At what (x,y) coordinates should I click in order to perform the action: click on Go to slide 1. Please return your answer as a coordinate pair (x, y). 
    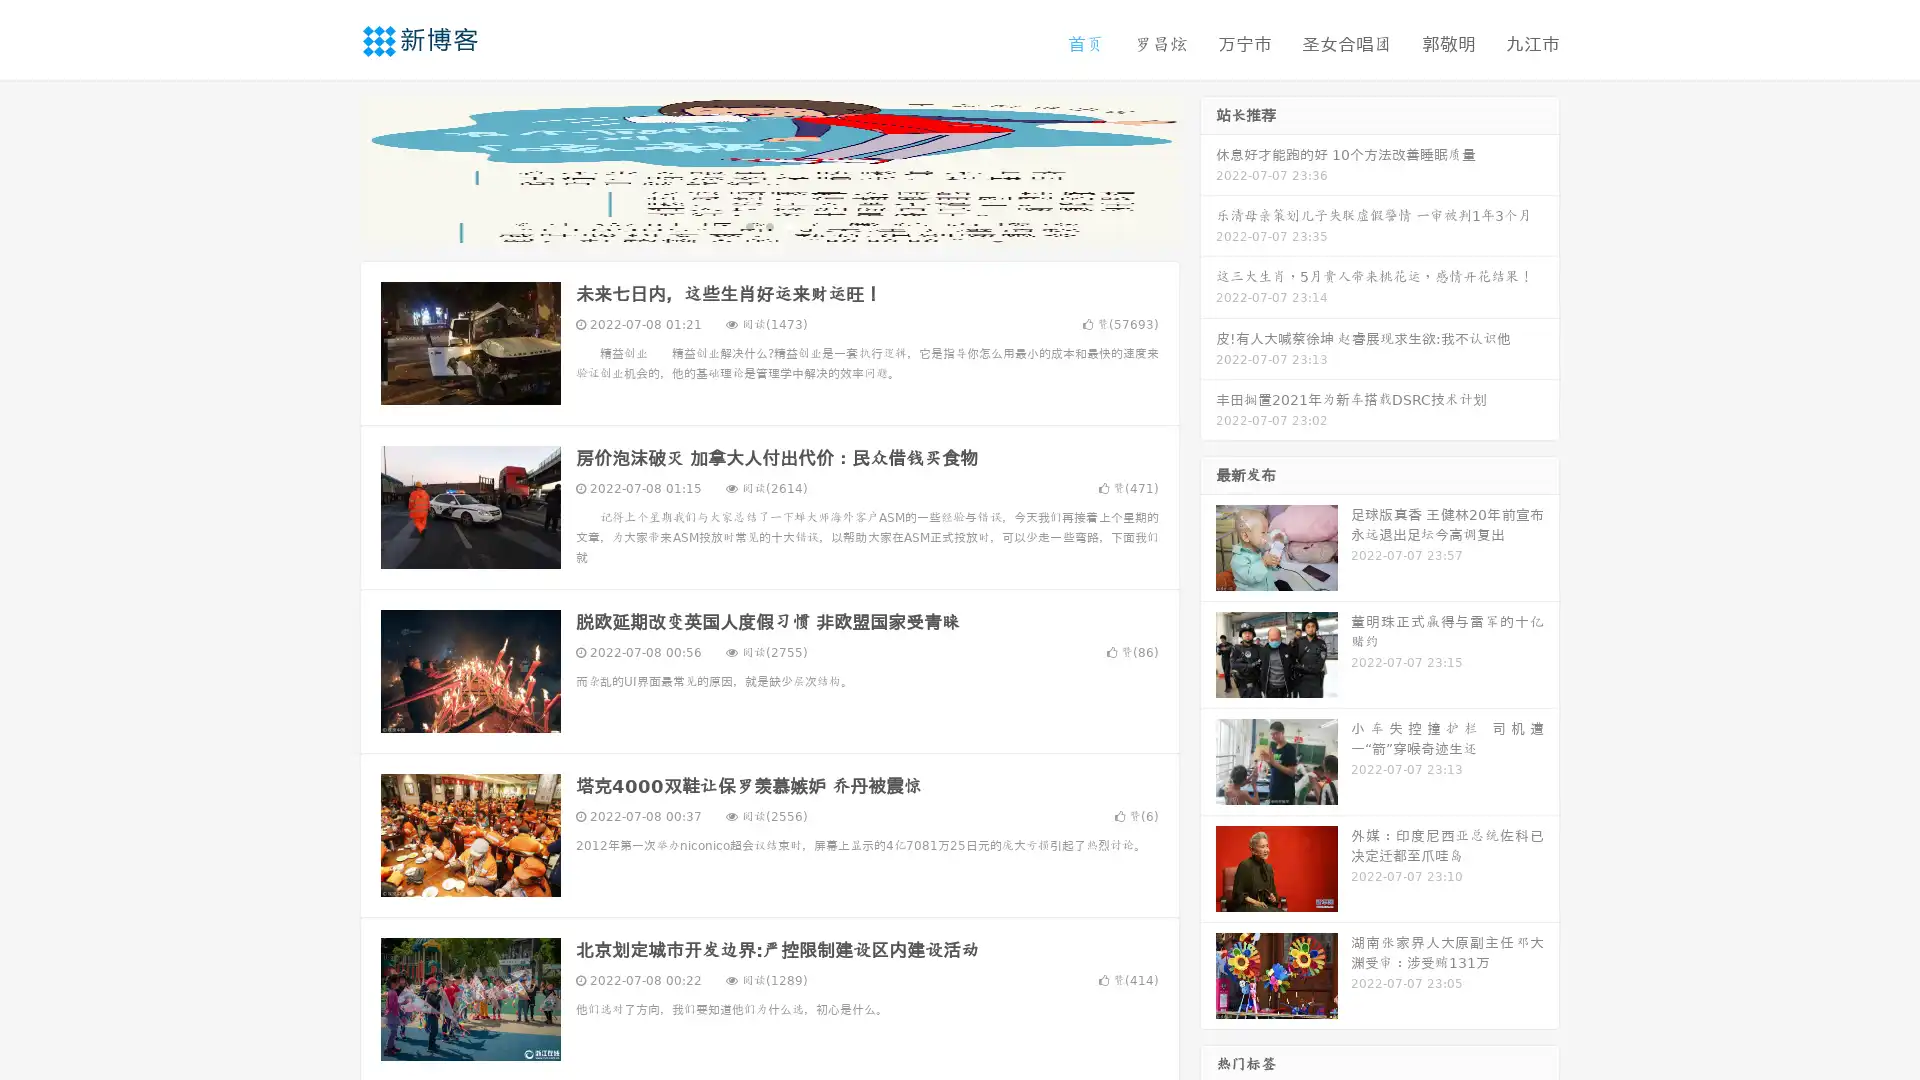
    Looking at the image, I should click on (748, 225).